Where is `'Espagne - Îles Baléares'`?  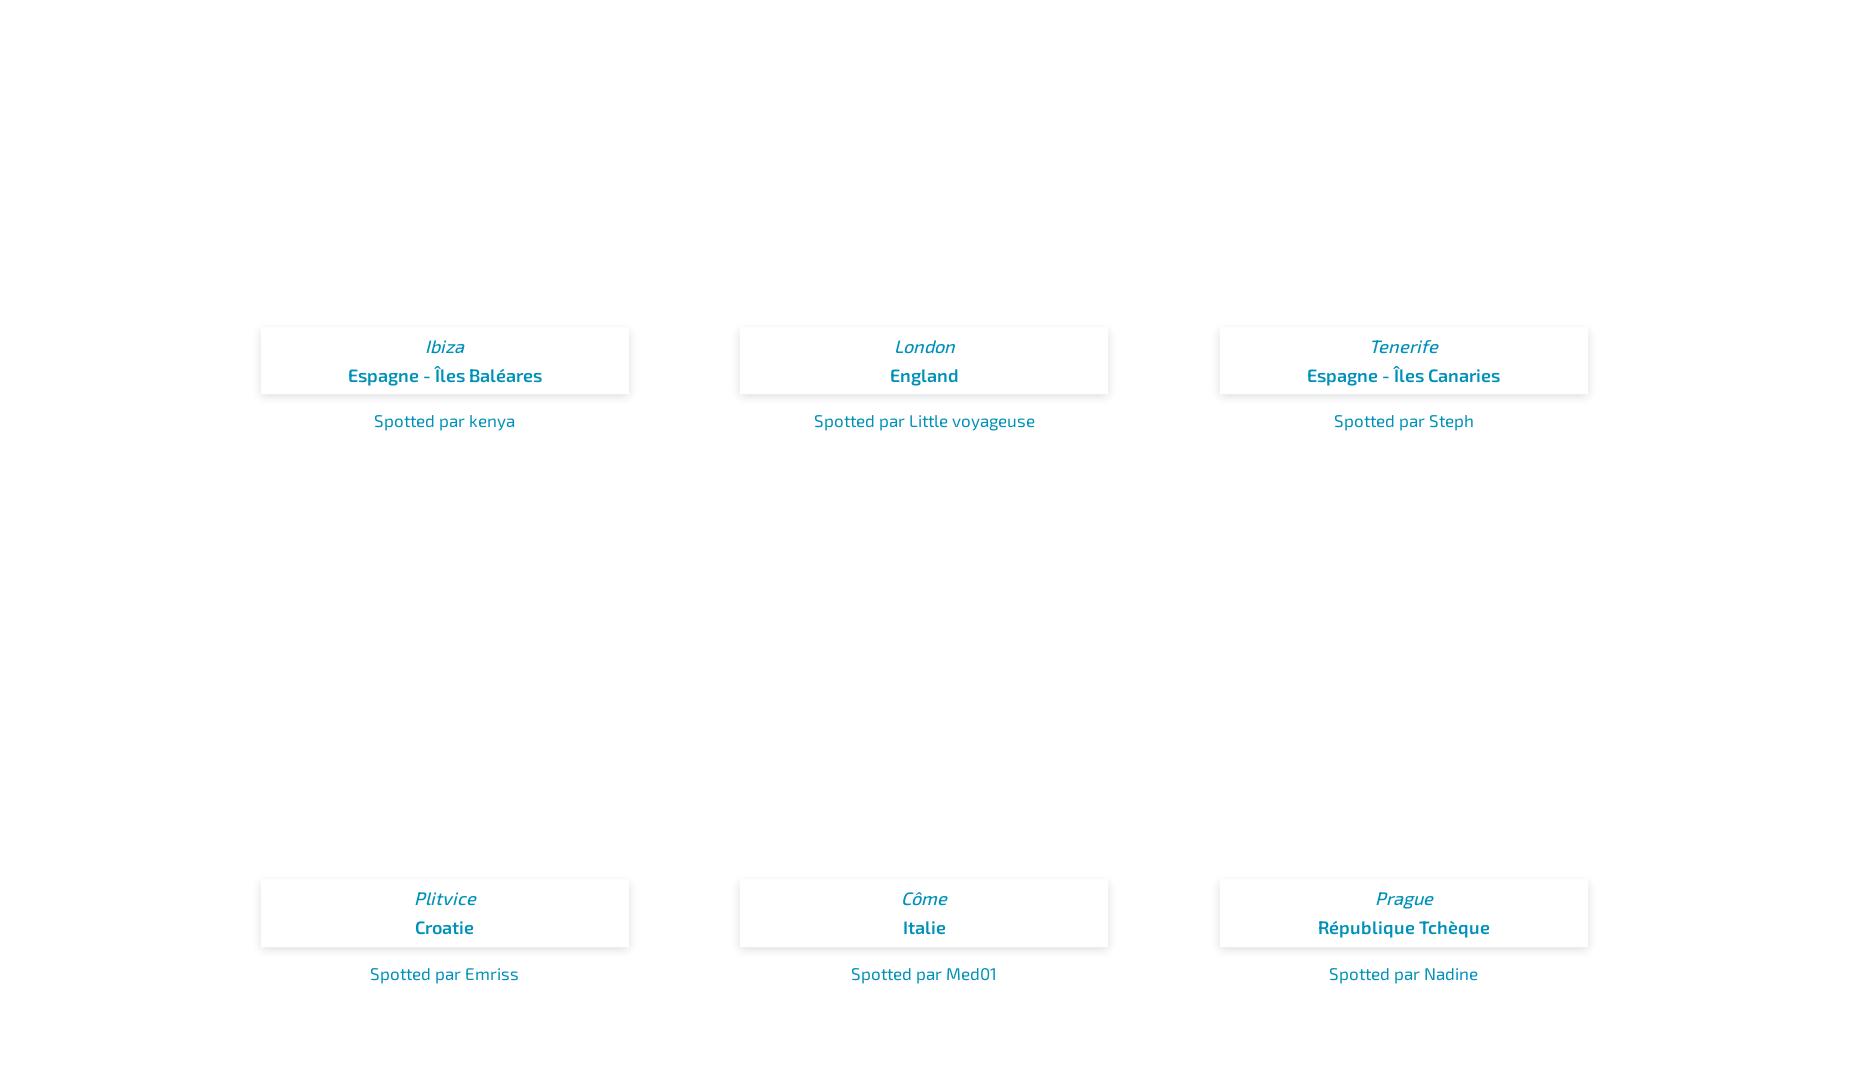
'Espagne - Îles Baléares' is located at coordinates (443, 372).